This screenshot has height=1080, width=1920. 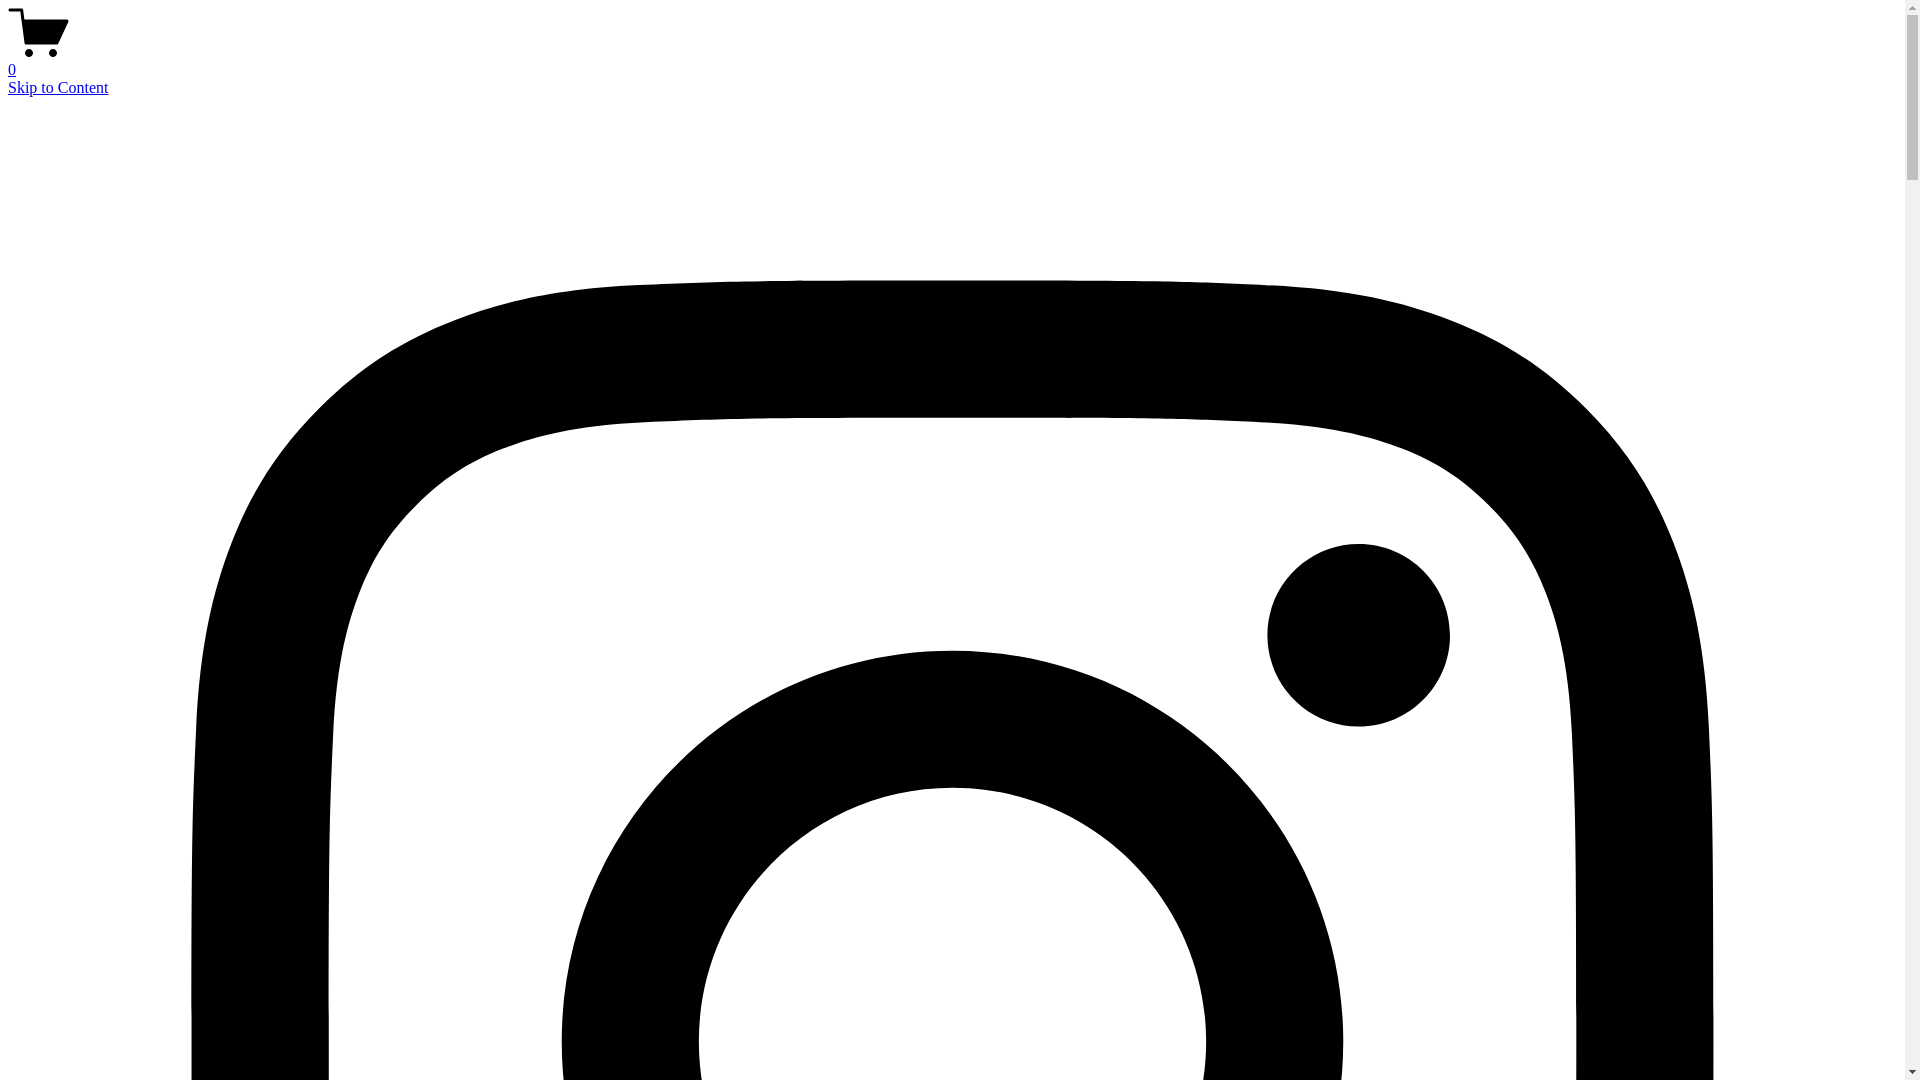 I want to click on '0', so click(x=951, y=60).